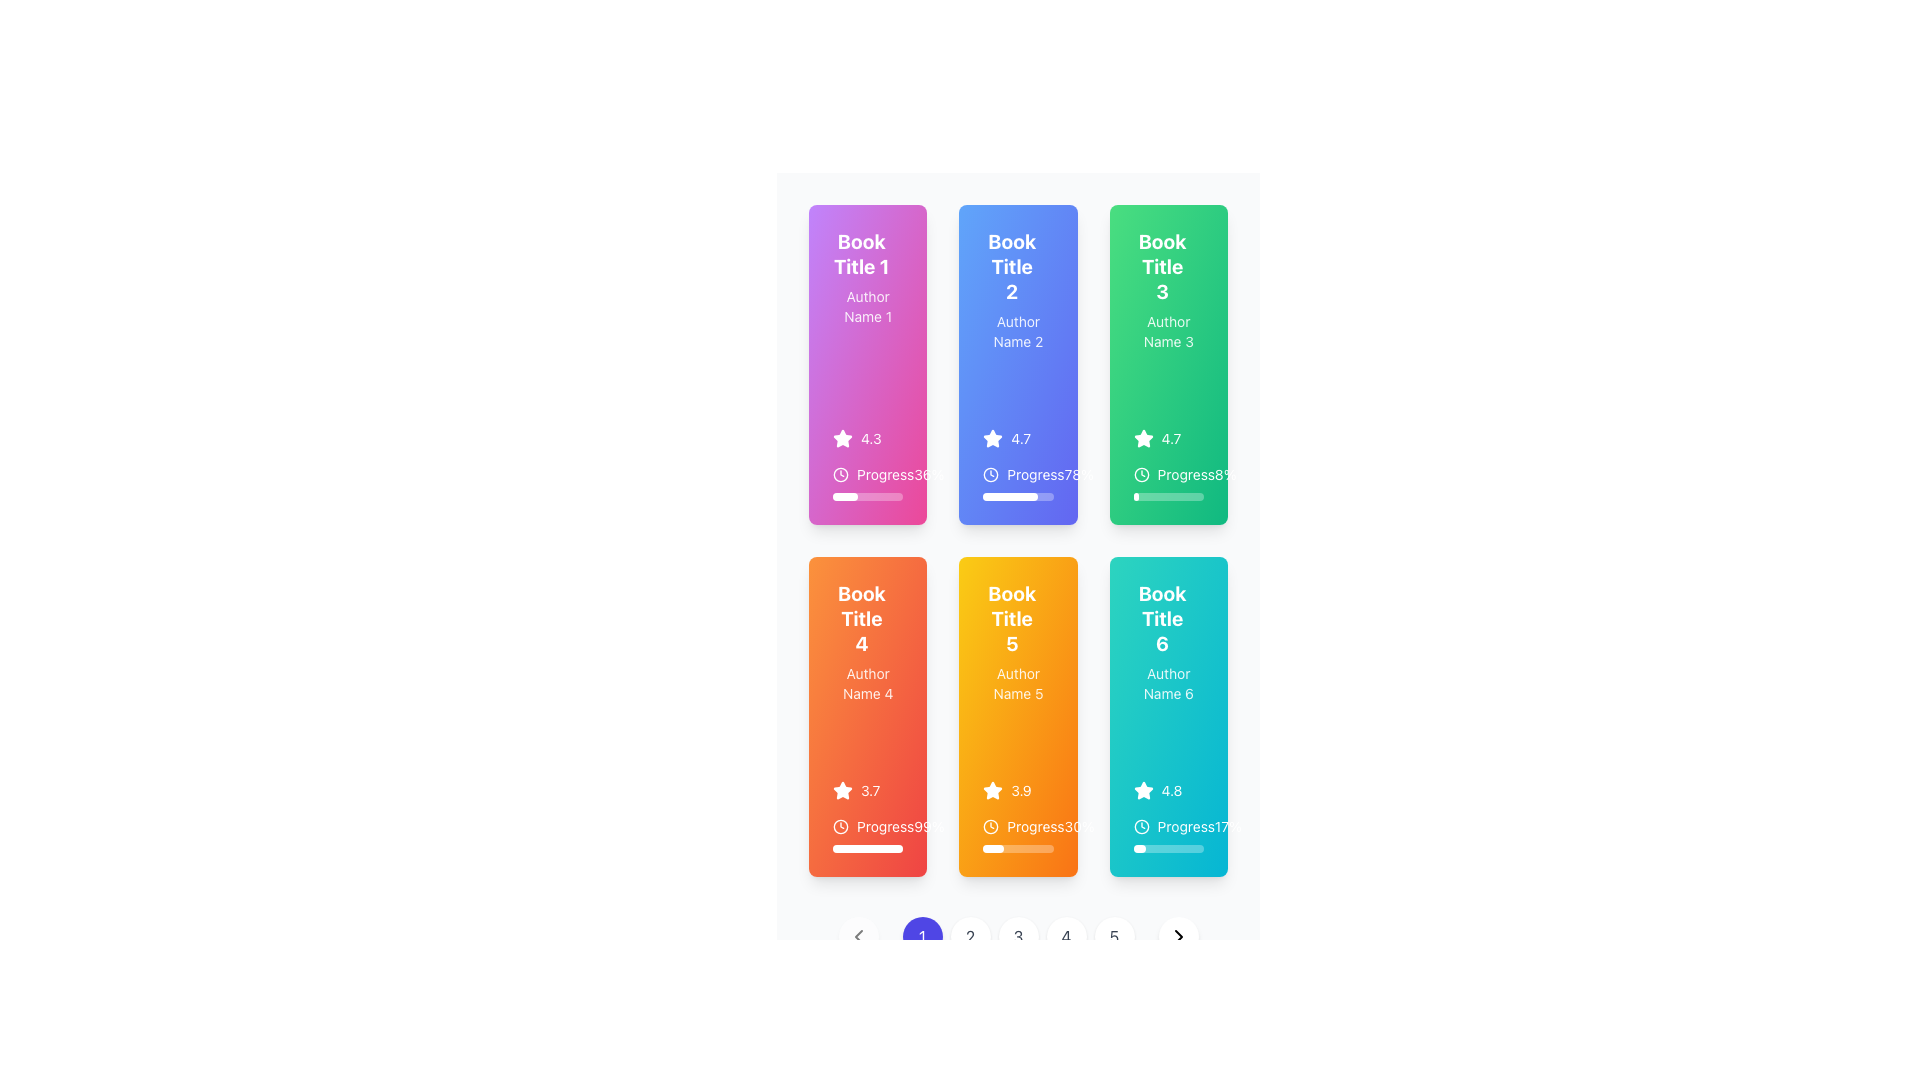 The image size is (1920, 1080). I want to click on the heading or title text element that displays the title of a book within a grid of book cards, located in the second column of the second row with an orange background, so click(1012, 617).